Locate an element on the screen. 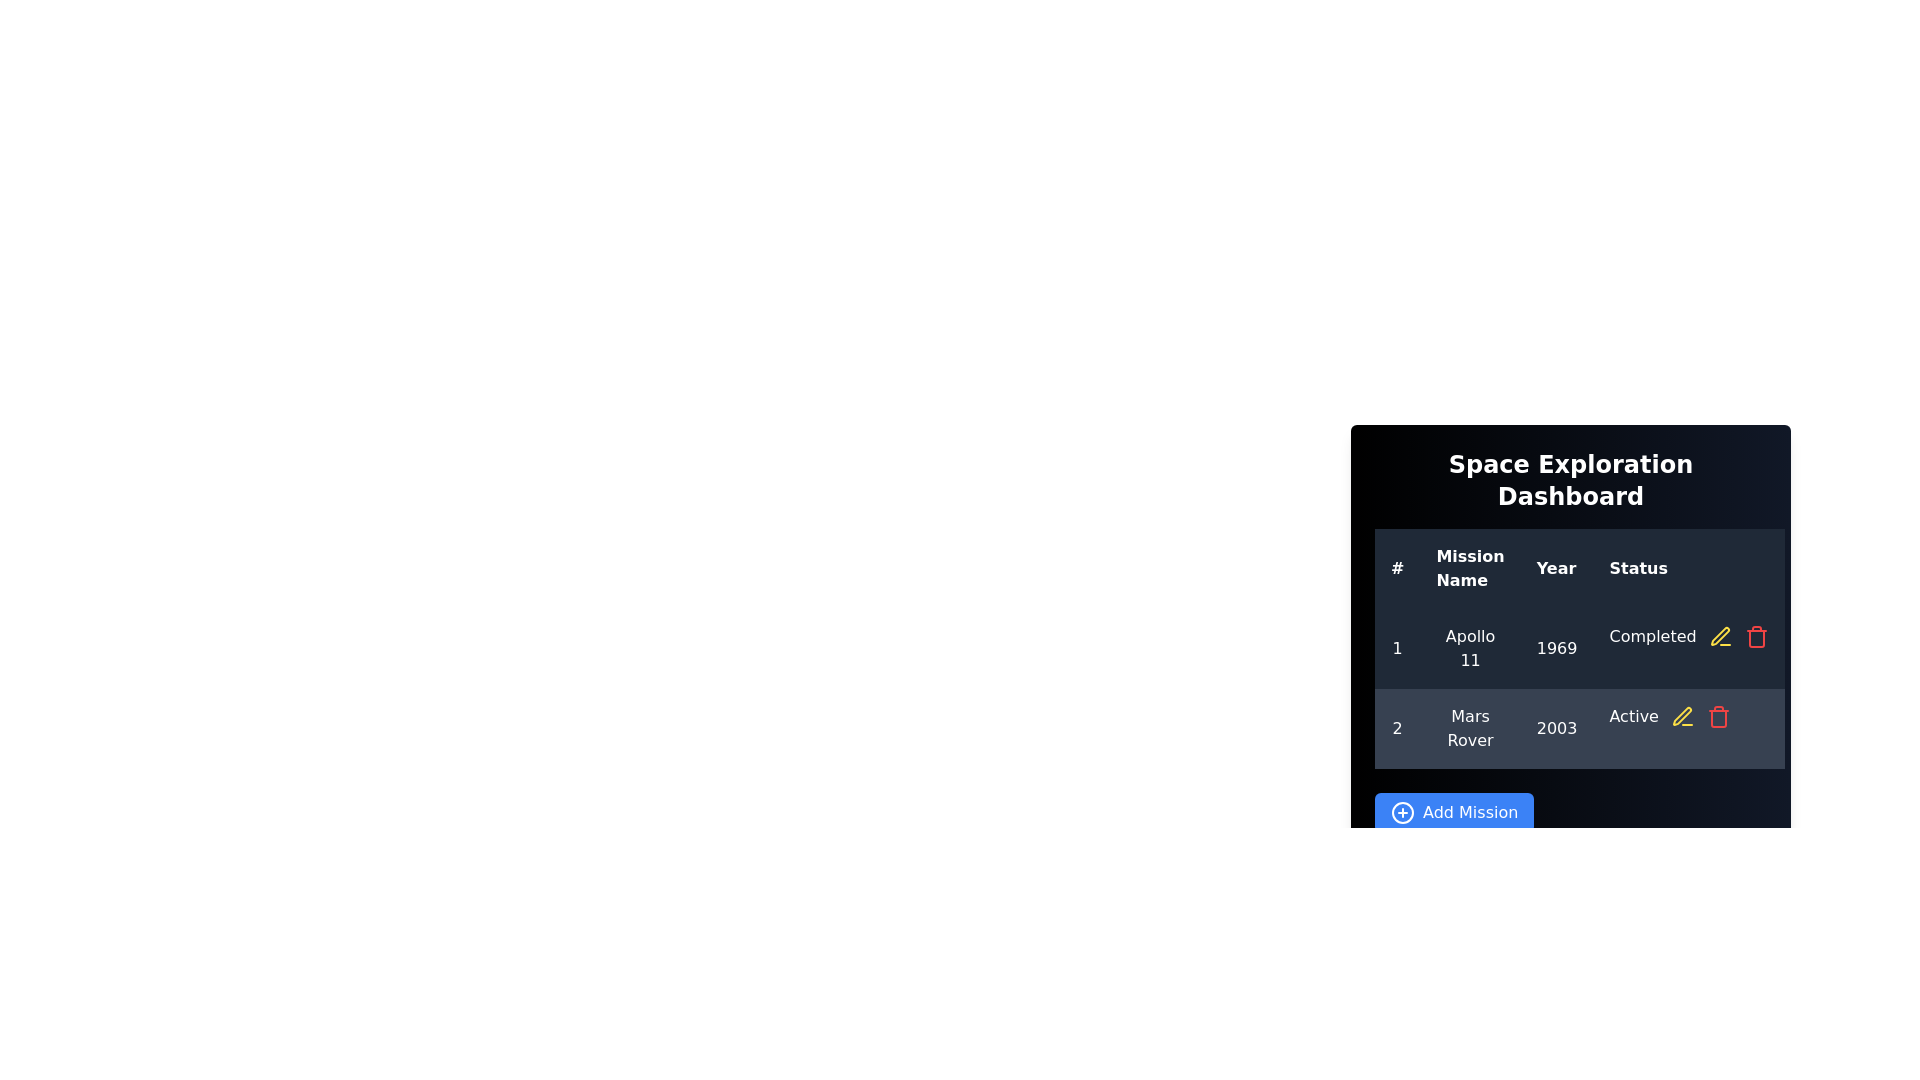  the static text or label that displays the index or position number for the corresponding row entry in the table, located in the leftmost column of the dashboard interface is located at coordinates (1396, 648).